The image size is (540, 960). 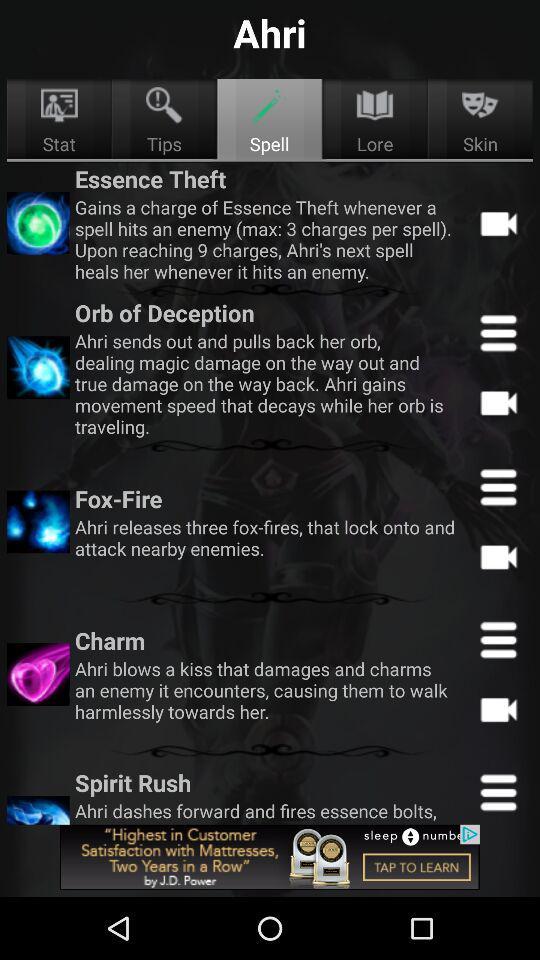 What do you see at coordinates (497, 333) in the screenshot?
I see `open the dropdown menu` at bounding box center [497, 333].